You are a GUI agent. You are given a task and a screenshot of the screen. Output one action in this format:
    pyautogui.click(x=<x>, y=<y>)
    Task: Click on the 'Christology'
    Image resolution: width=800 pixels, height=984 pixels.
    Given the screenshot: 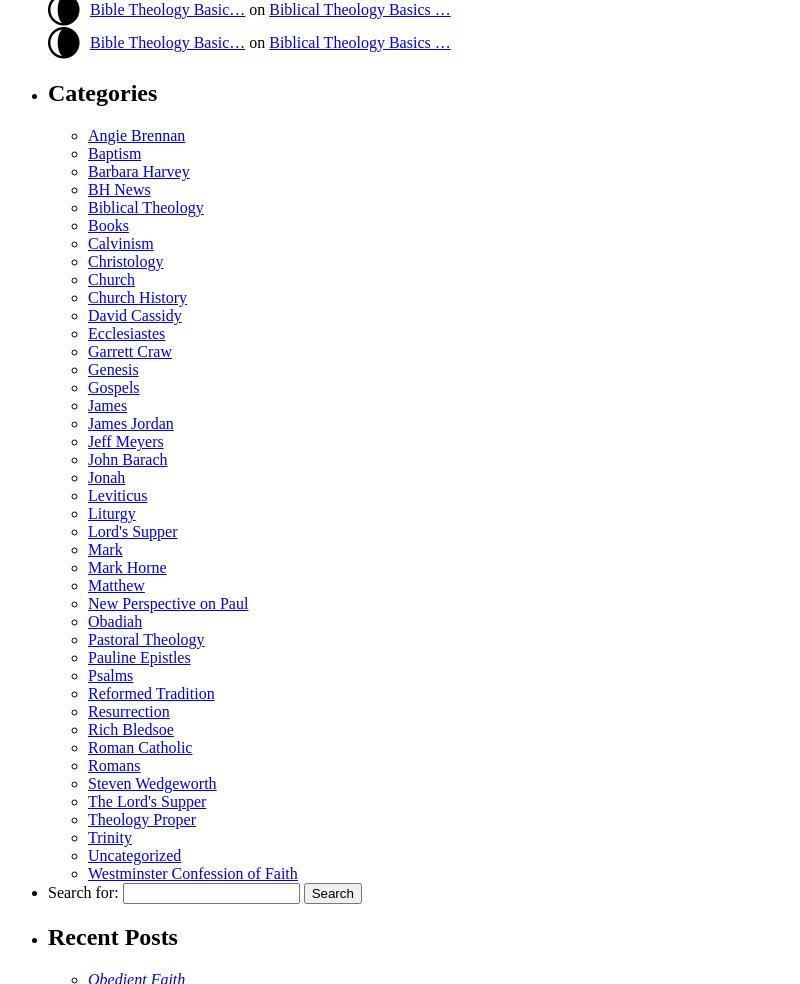 What is the action you would take?
    pyautogui.click(x=124, y=260)
    